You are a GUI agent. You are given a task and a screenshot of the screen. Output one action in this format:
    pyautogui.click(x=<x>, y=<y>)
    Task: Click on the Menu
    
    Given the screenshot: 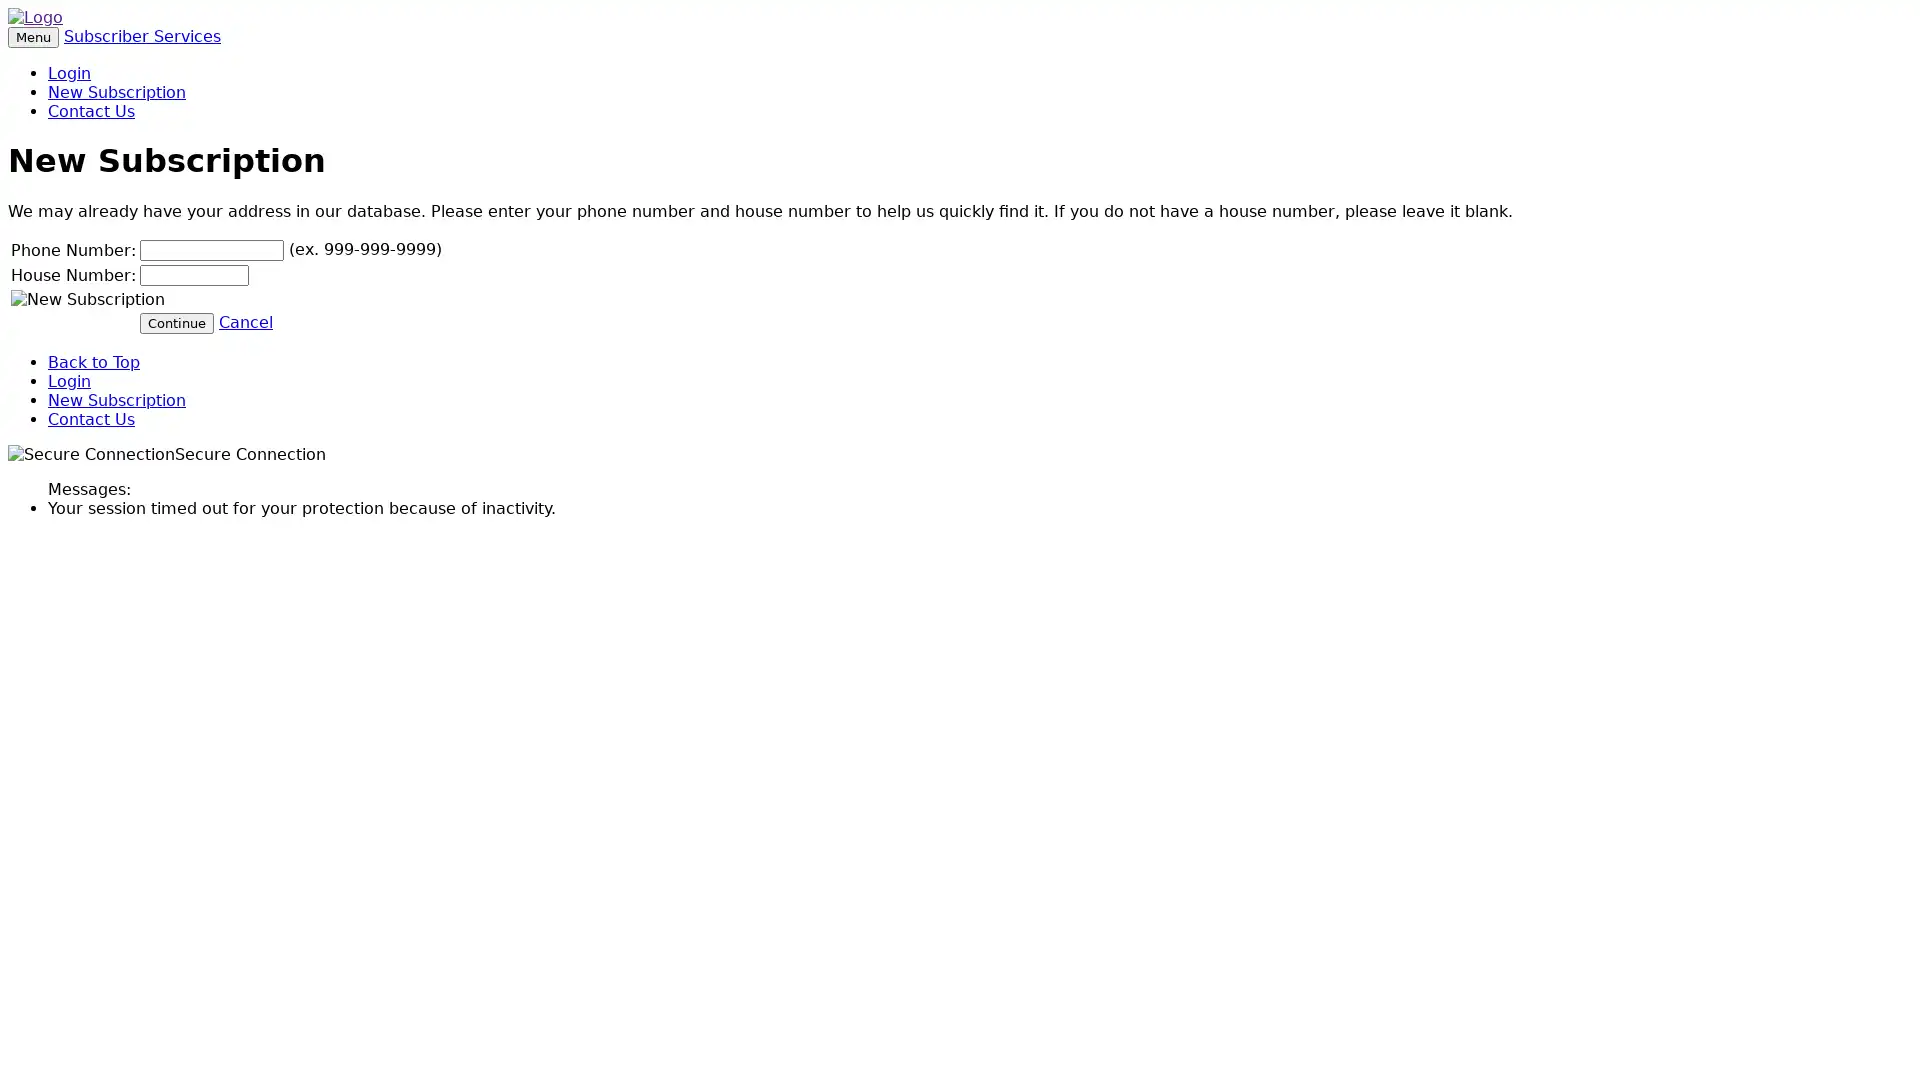 What is the action you would take?
    pyautogui.click(x=33, y=37)
    